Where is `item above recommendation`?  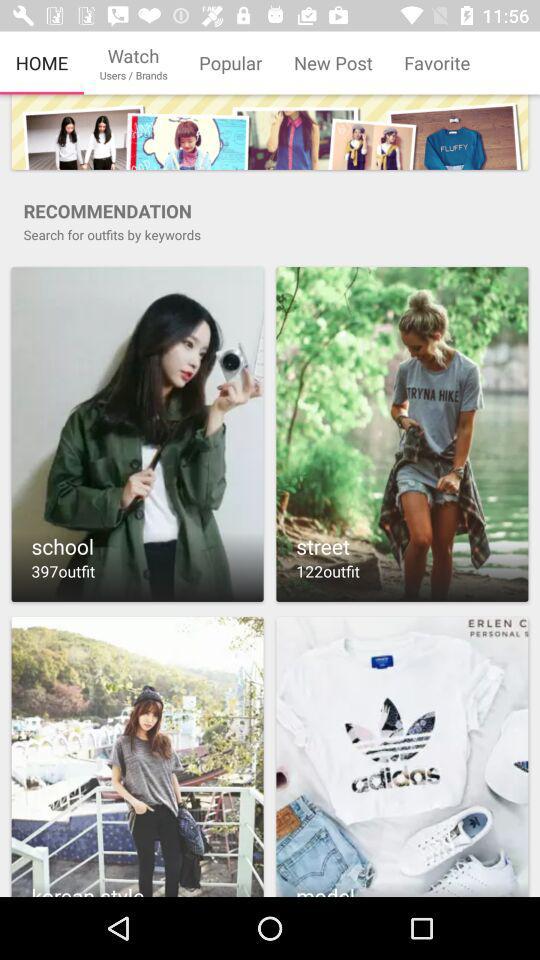 item above recommendation is located at coordinates (270, 131).